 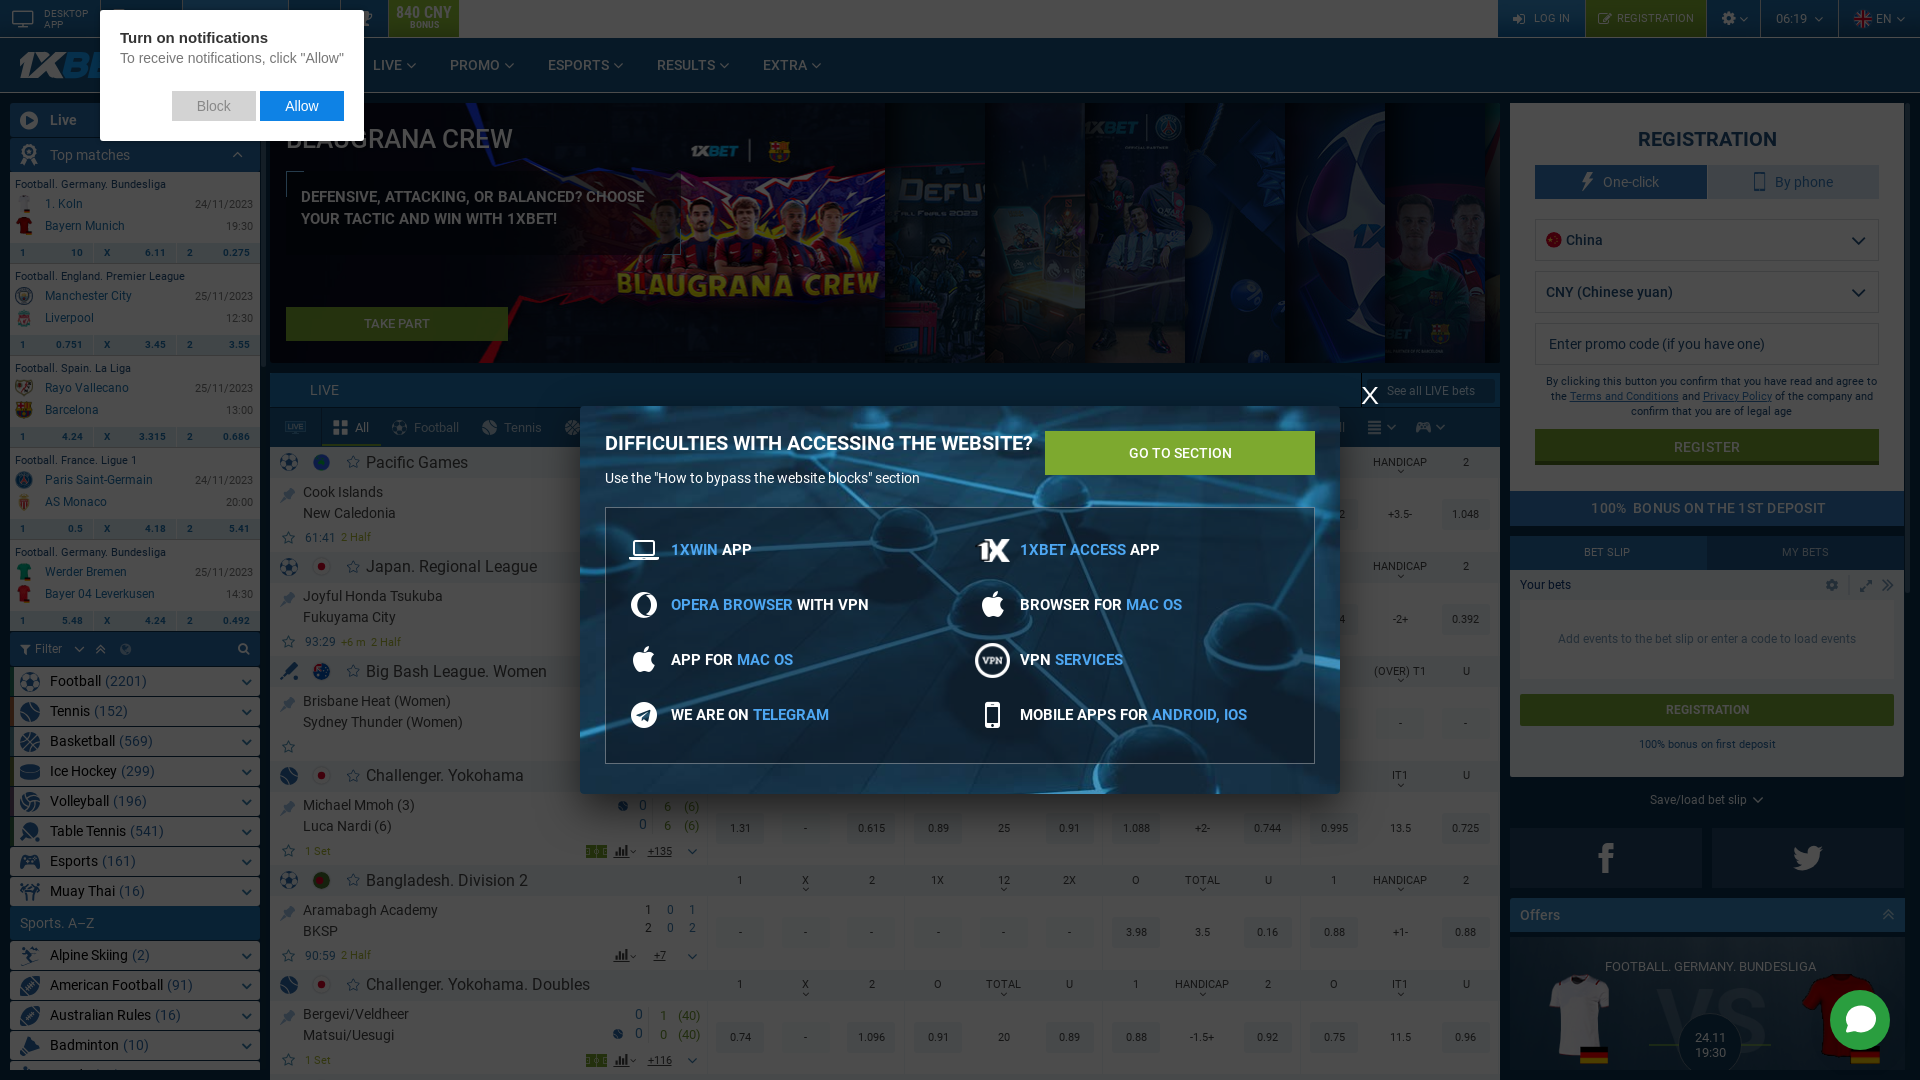 What do you see at coordinates (14, 204) in the screenshot?
I see `'1. Koln. Cologne'` at bounding box center [14, 204].